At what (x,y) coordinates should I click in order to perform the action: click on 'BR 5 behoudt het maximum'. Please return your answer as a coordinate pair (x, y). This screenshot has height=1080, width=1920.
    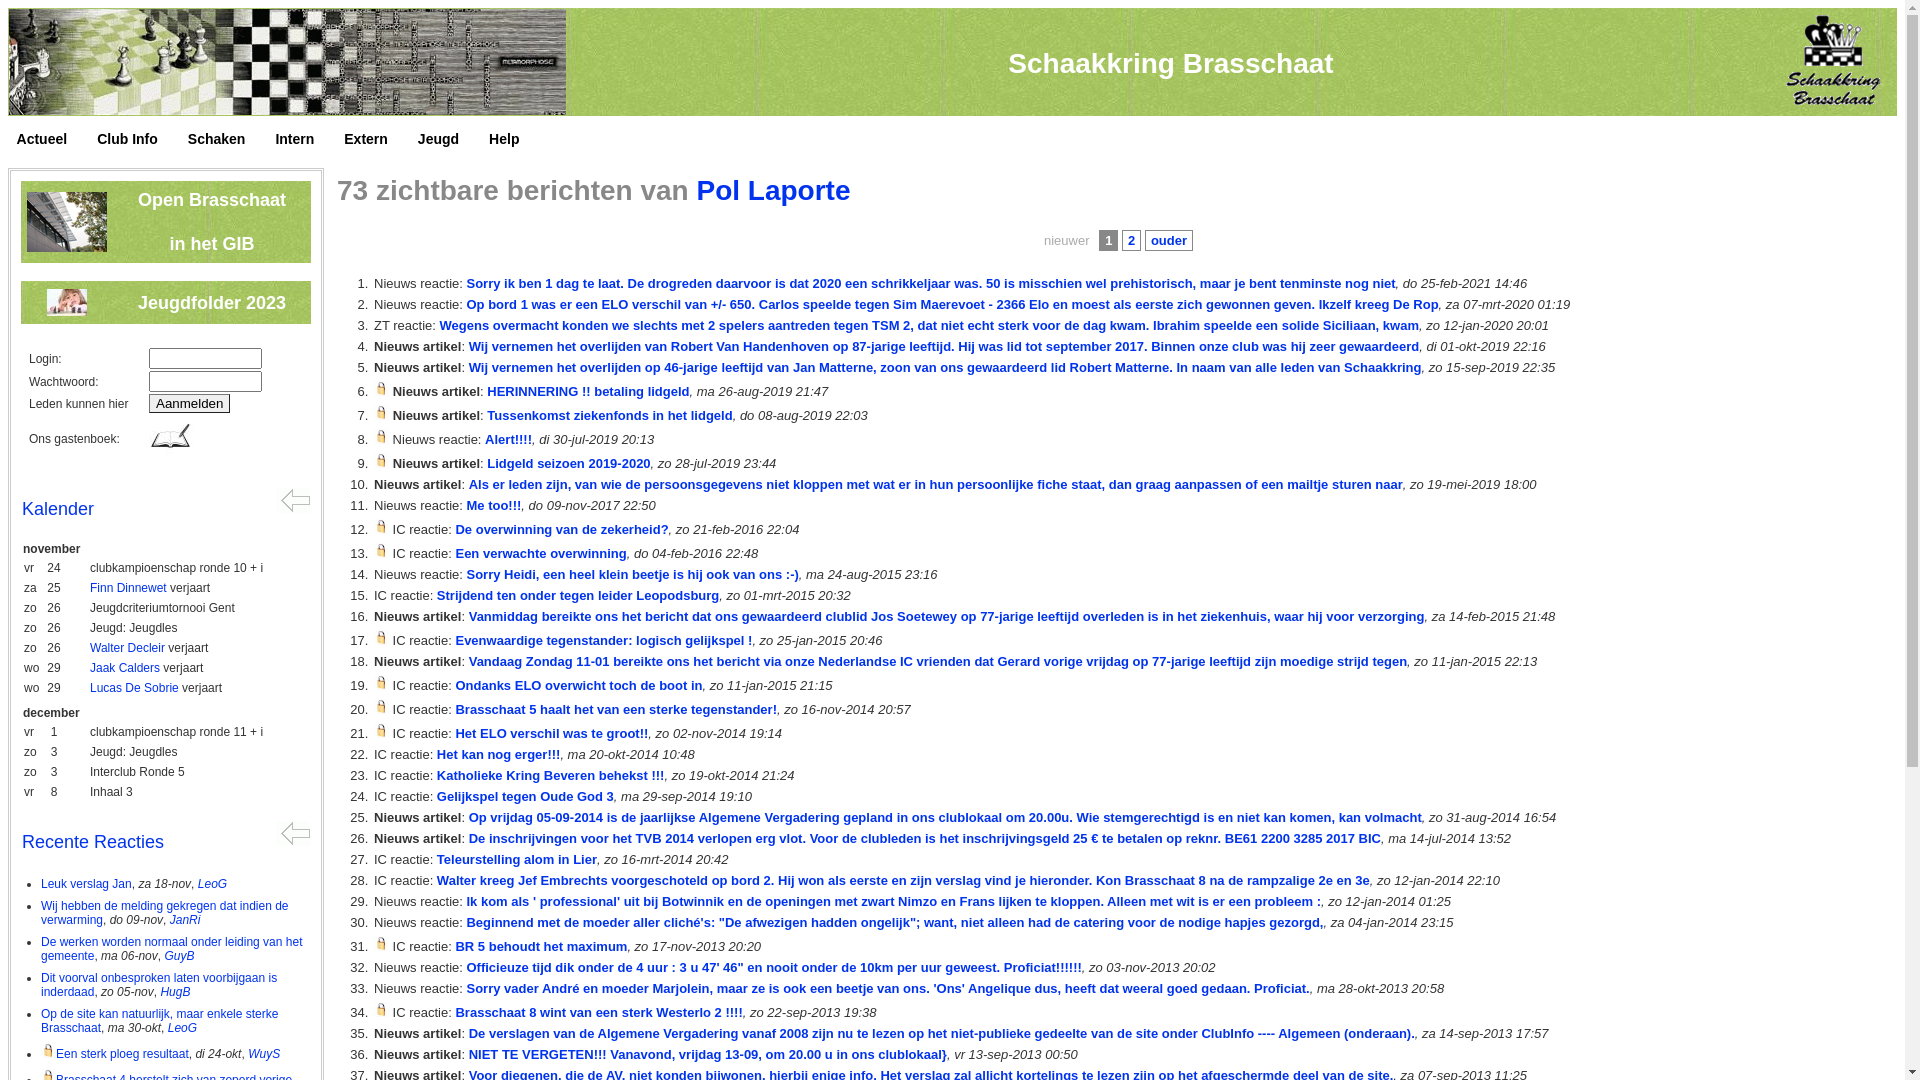
    Looking at the image, I should click on (454, 945).